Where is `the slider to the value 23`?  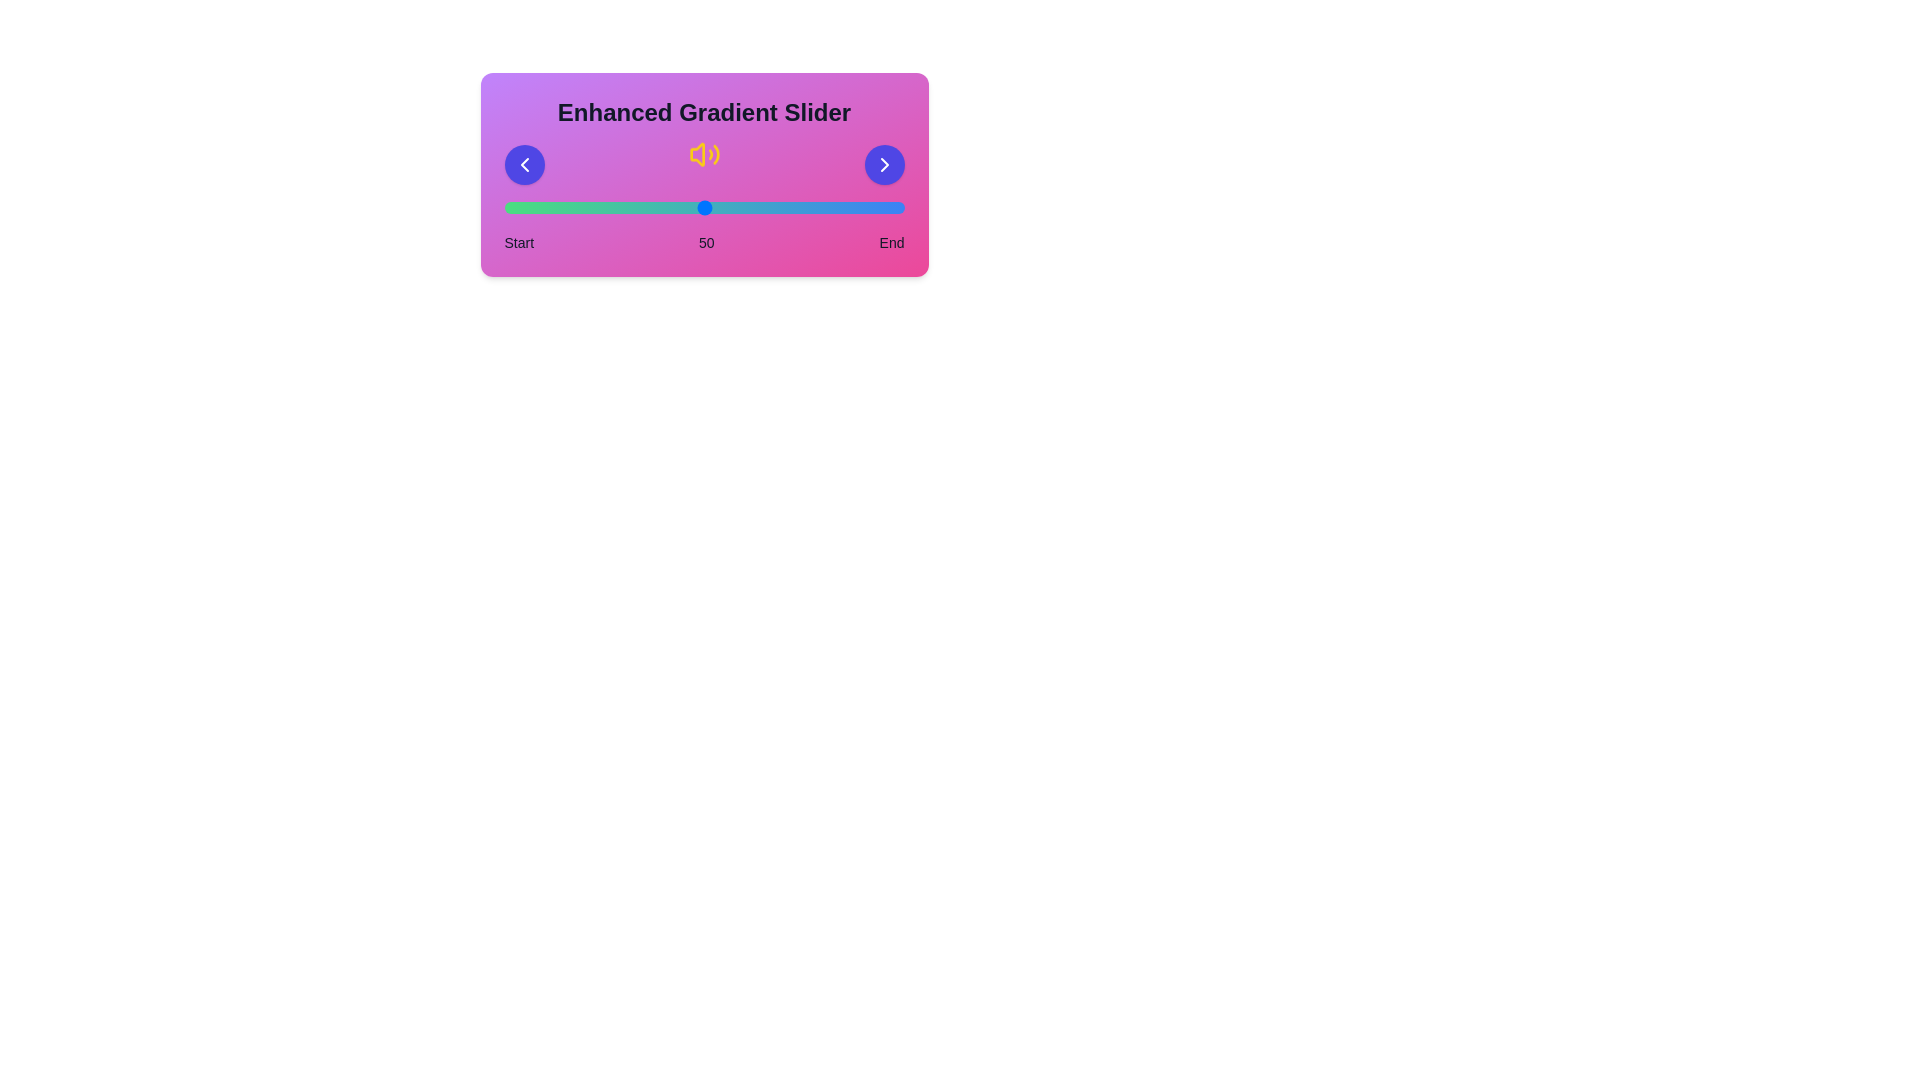 the slider to the value 23 is located at coordinates (595, 208).